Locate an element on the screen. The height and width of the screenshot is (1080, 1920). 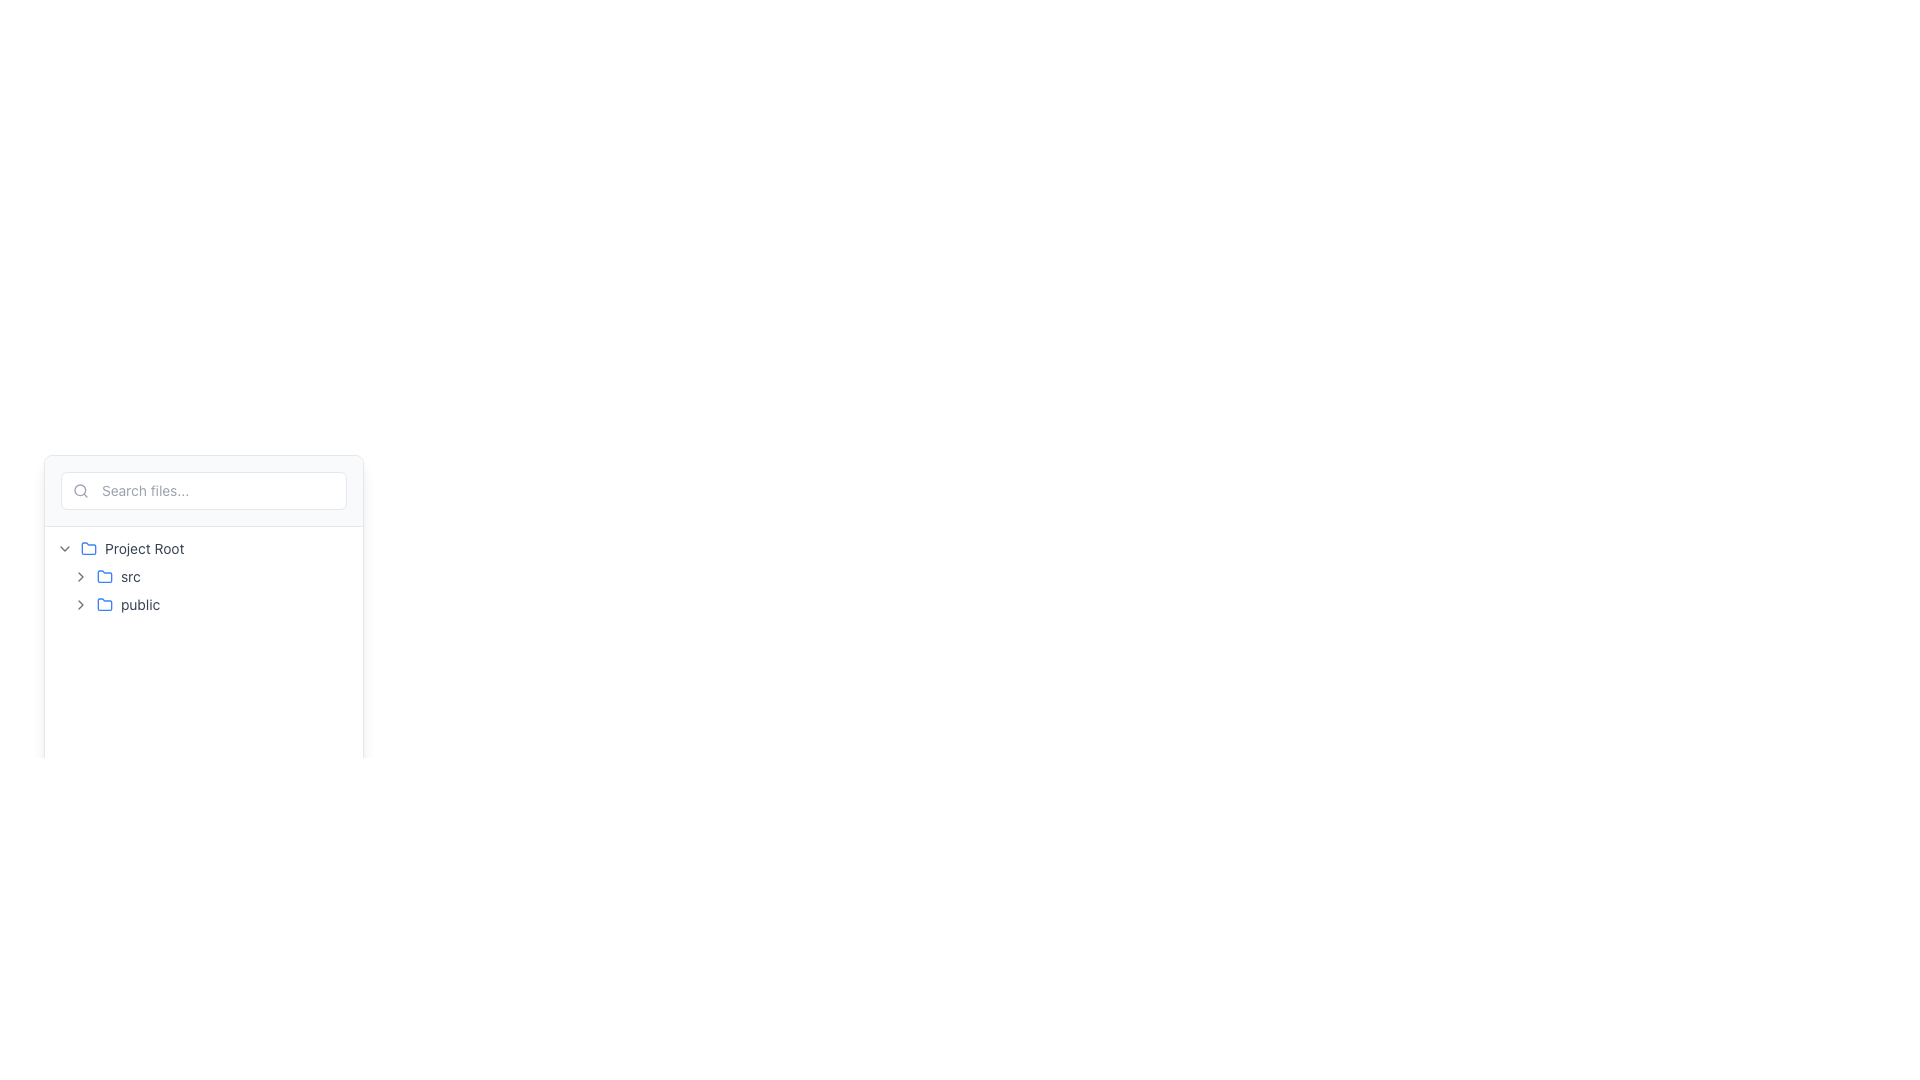
the root directory tree node to possibly view a tooltip is located at coordinates (119, 548).